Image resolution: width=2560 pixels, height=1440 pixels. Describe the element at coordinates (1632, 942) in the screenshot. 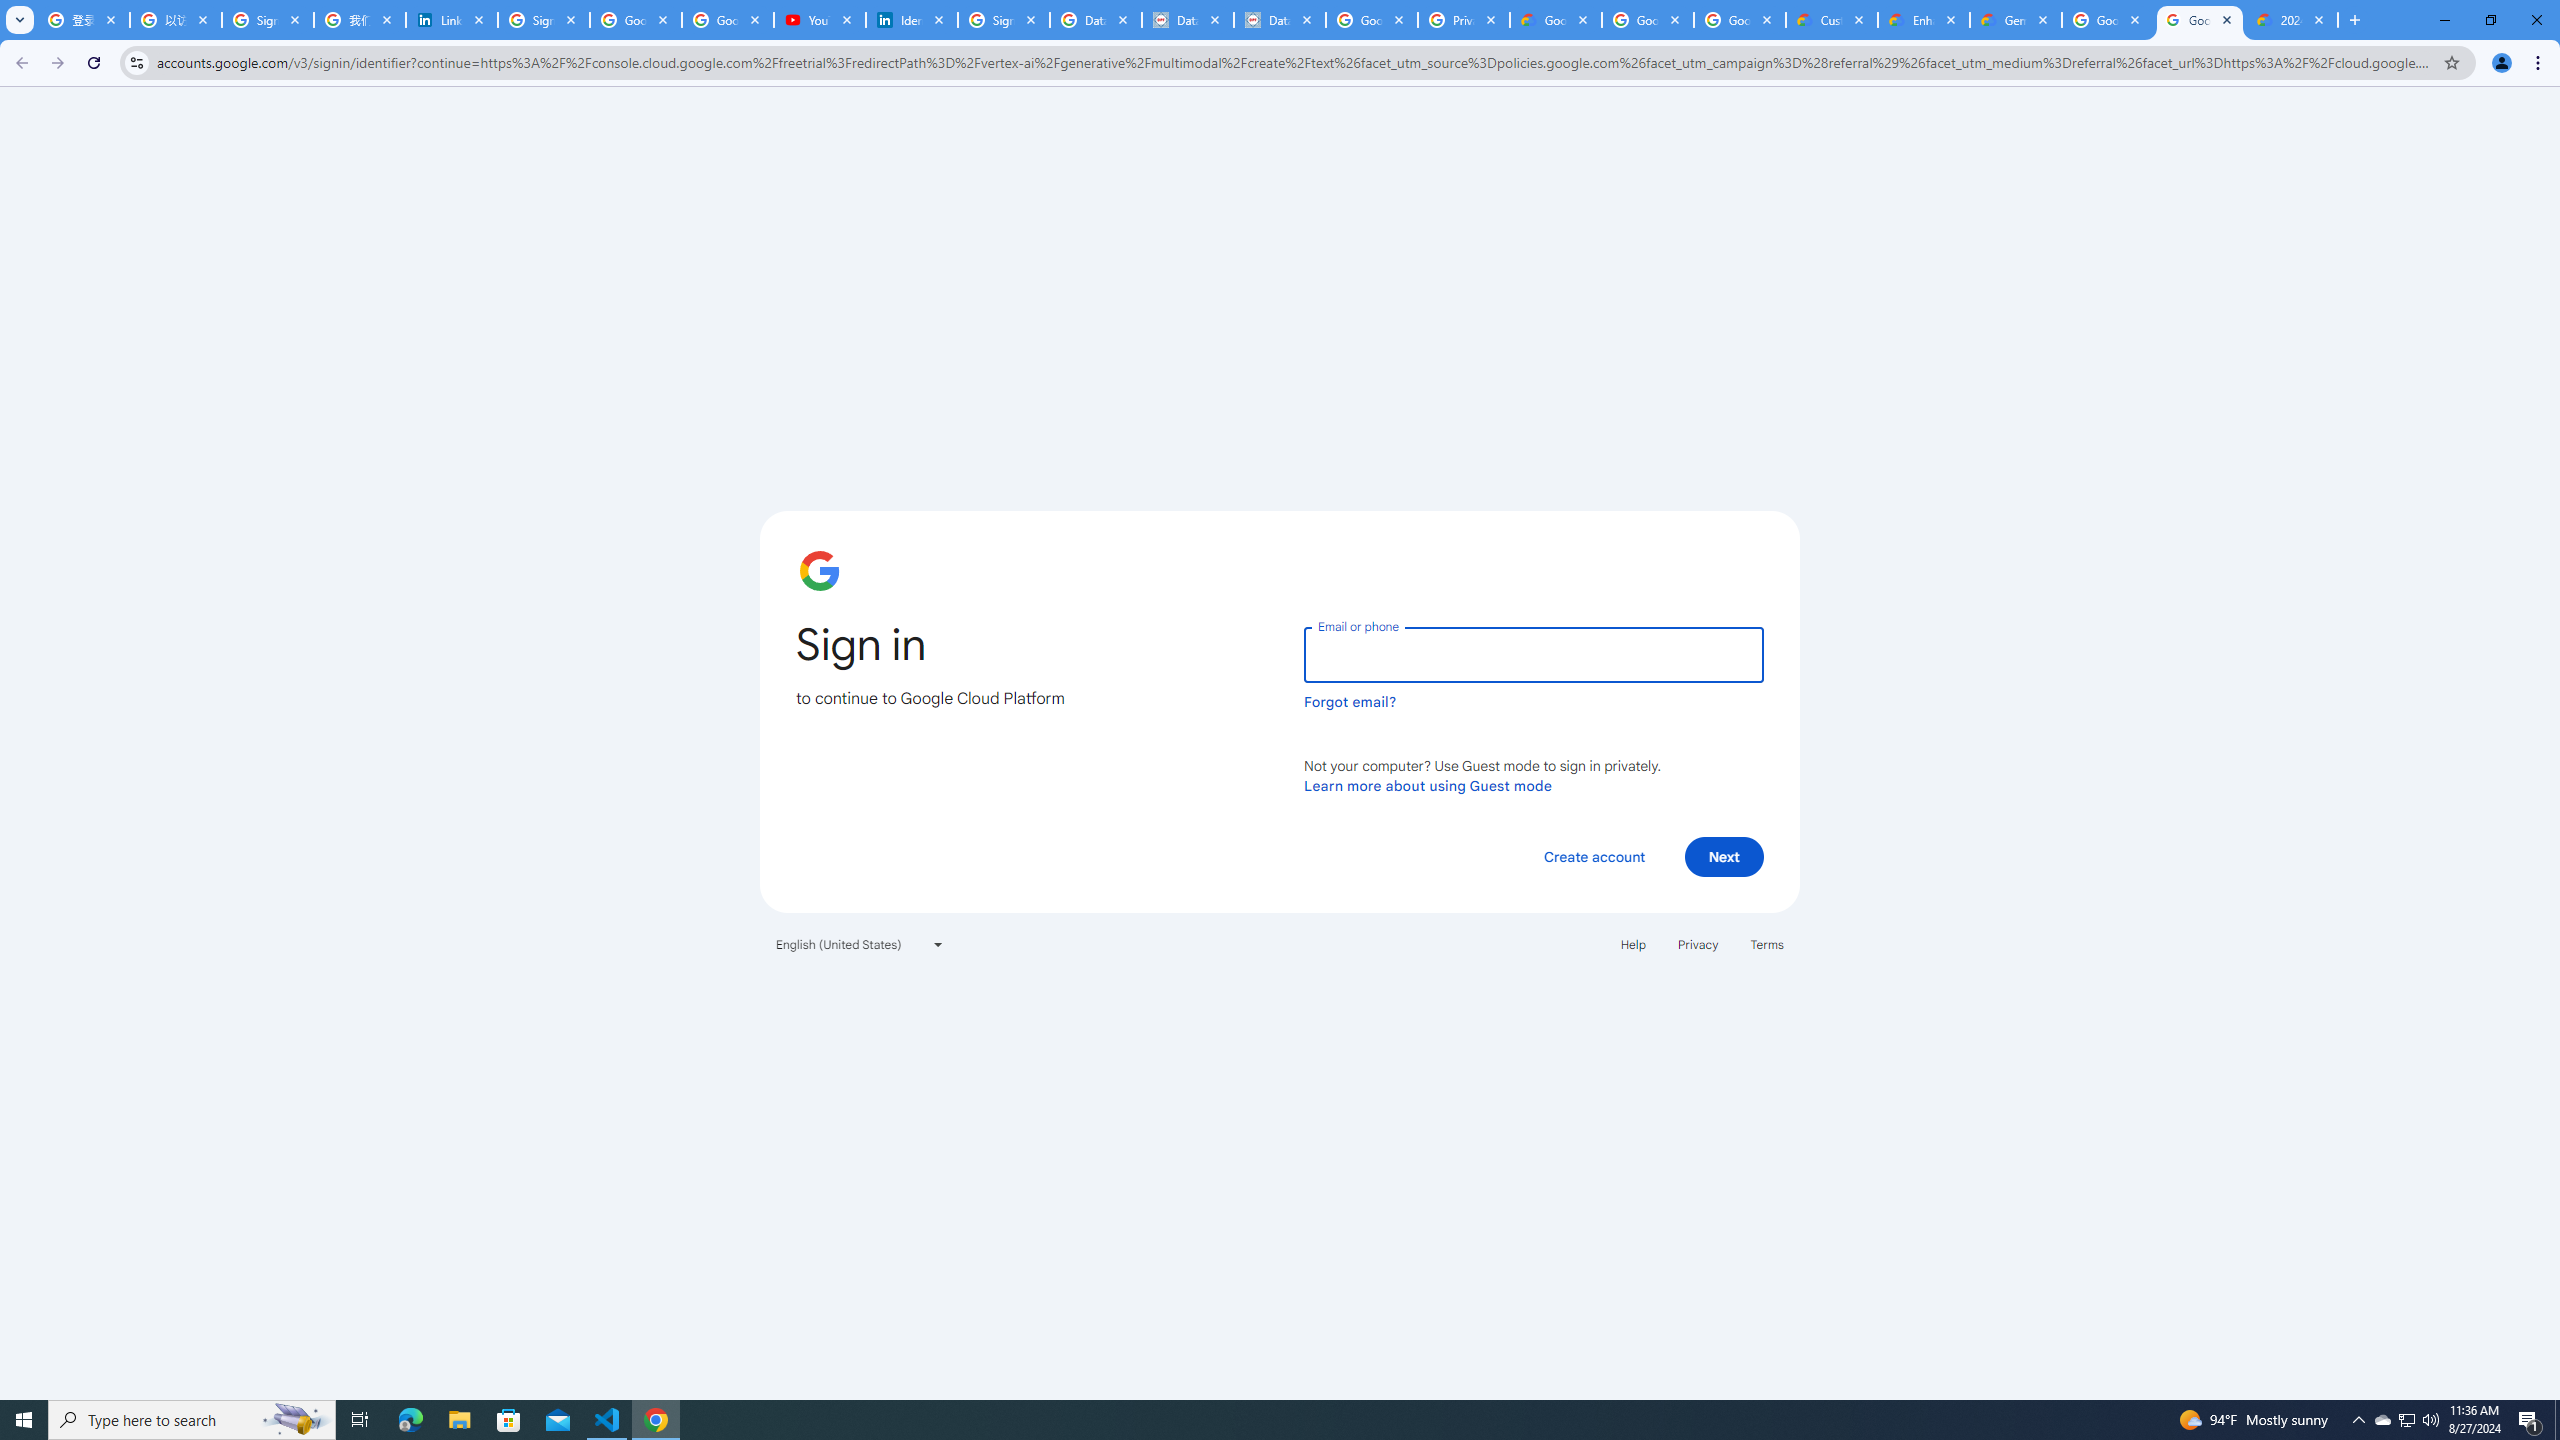

I see `'Help'` at that location.